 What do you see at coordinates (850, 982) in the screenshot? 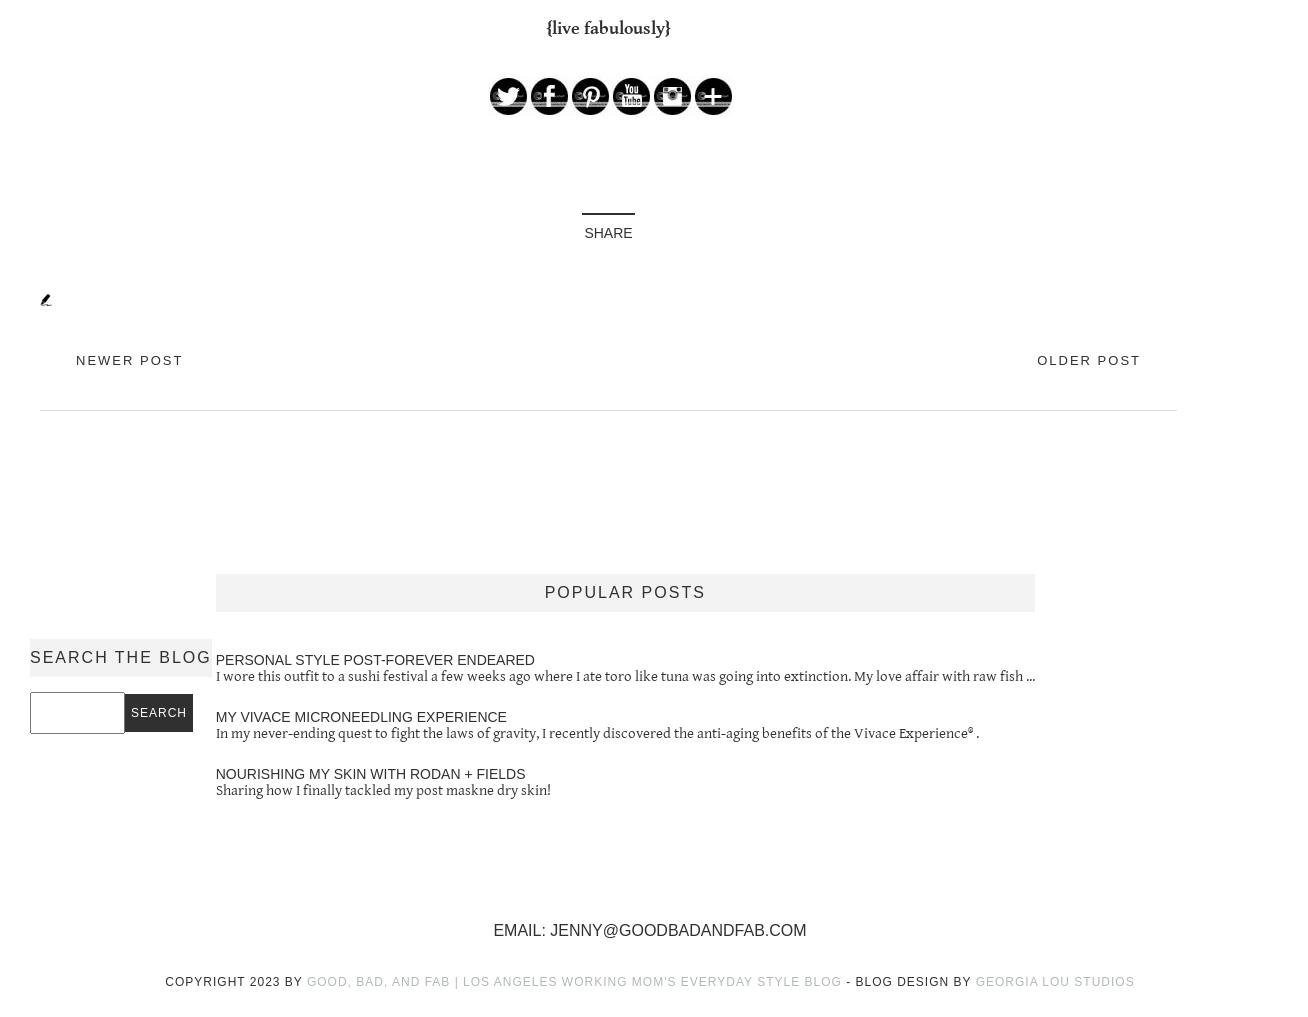
I see `'-'` at bounding box center [850, 982].